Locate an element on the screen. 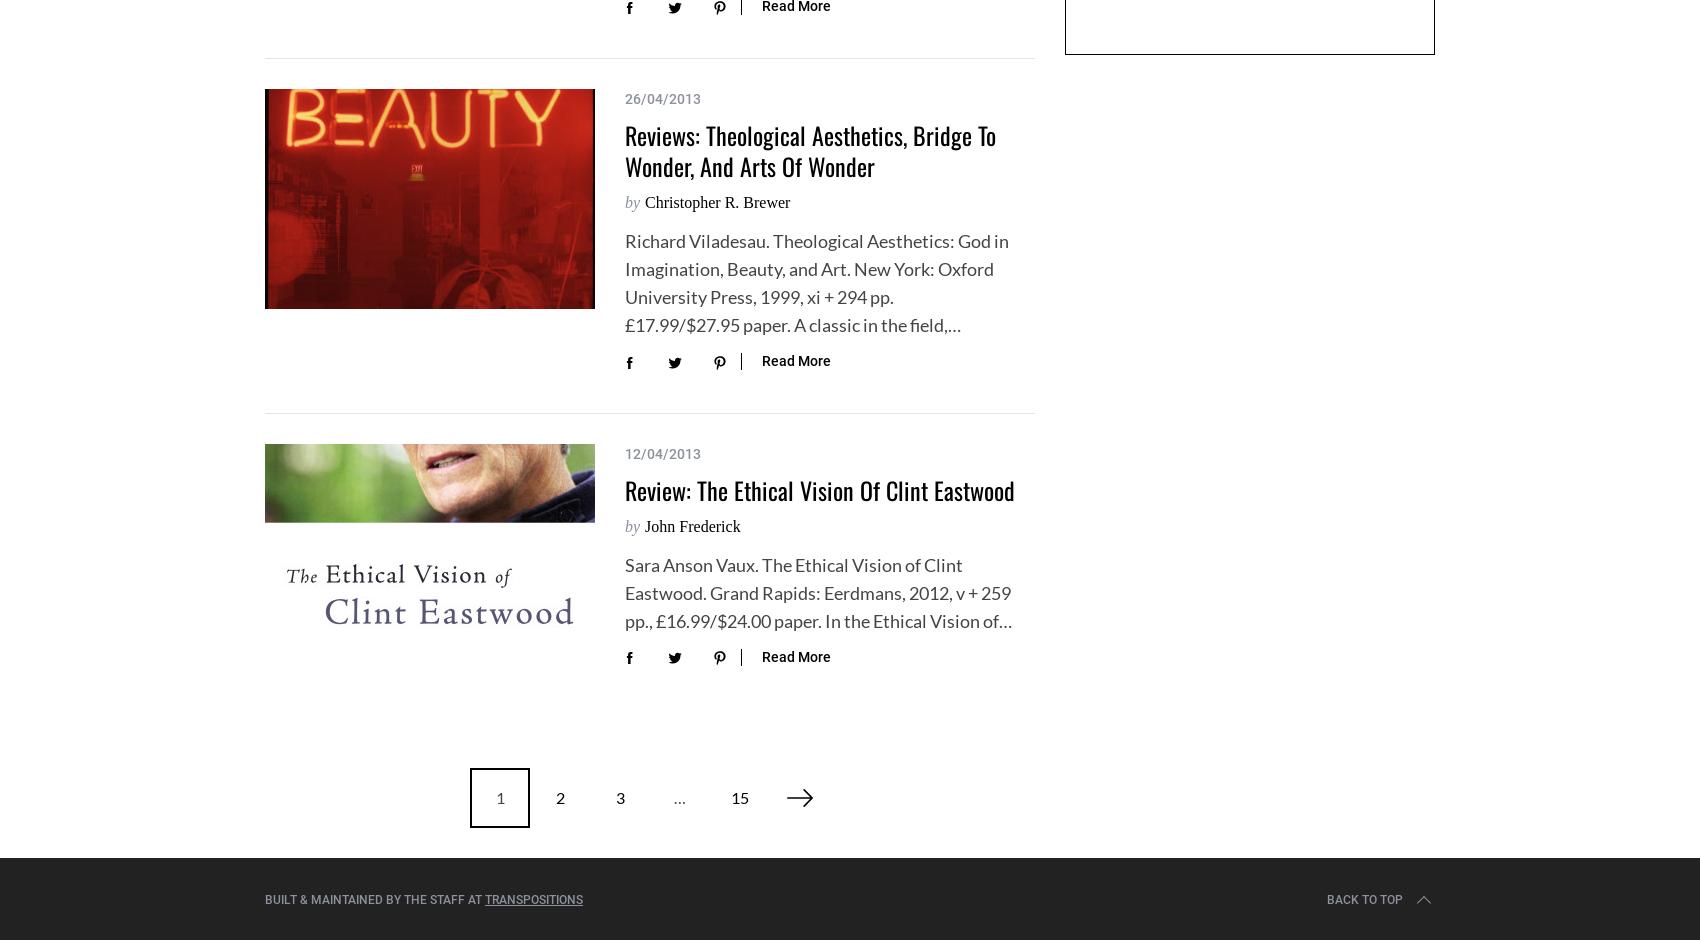 The height and width of the screenshot is (940, 1700). 'Sara Anson Vaux. The Ethical Vision of Clint Eastwood. Grand Rapids: Eerdmans, 2012, v + 259 pp., £16.99/$24.00 paper. In the Ethical Vision of…' is located at coordinates (817, 591).